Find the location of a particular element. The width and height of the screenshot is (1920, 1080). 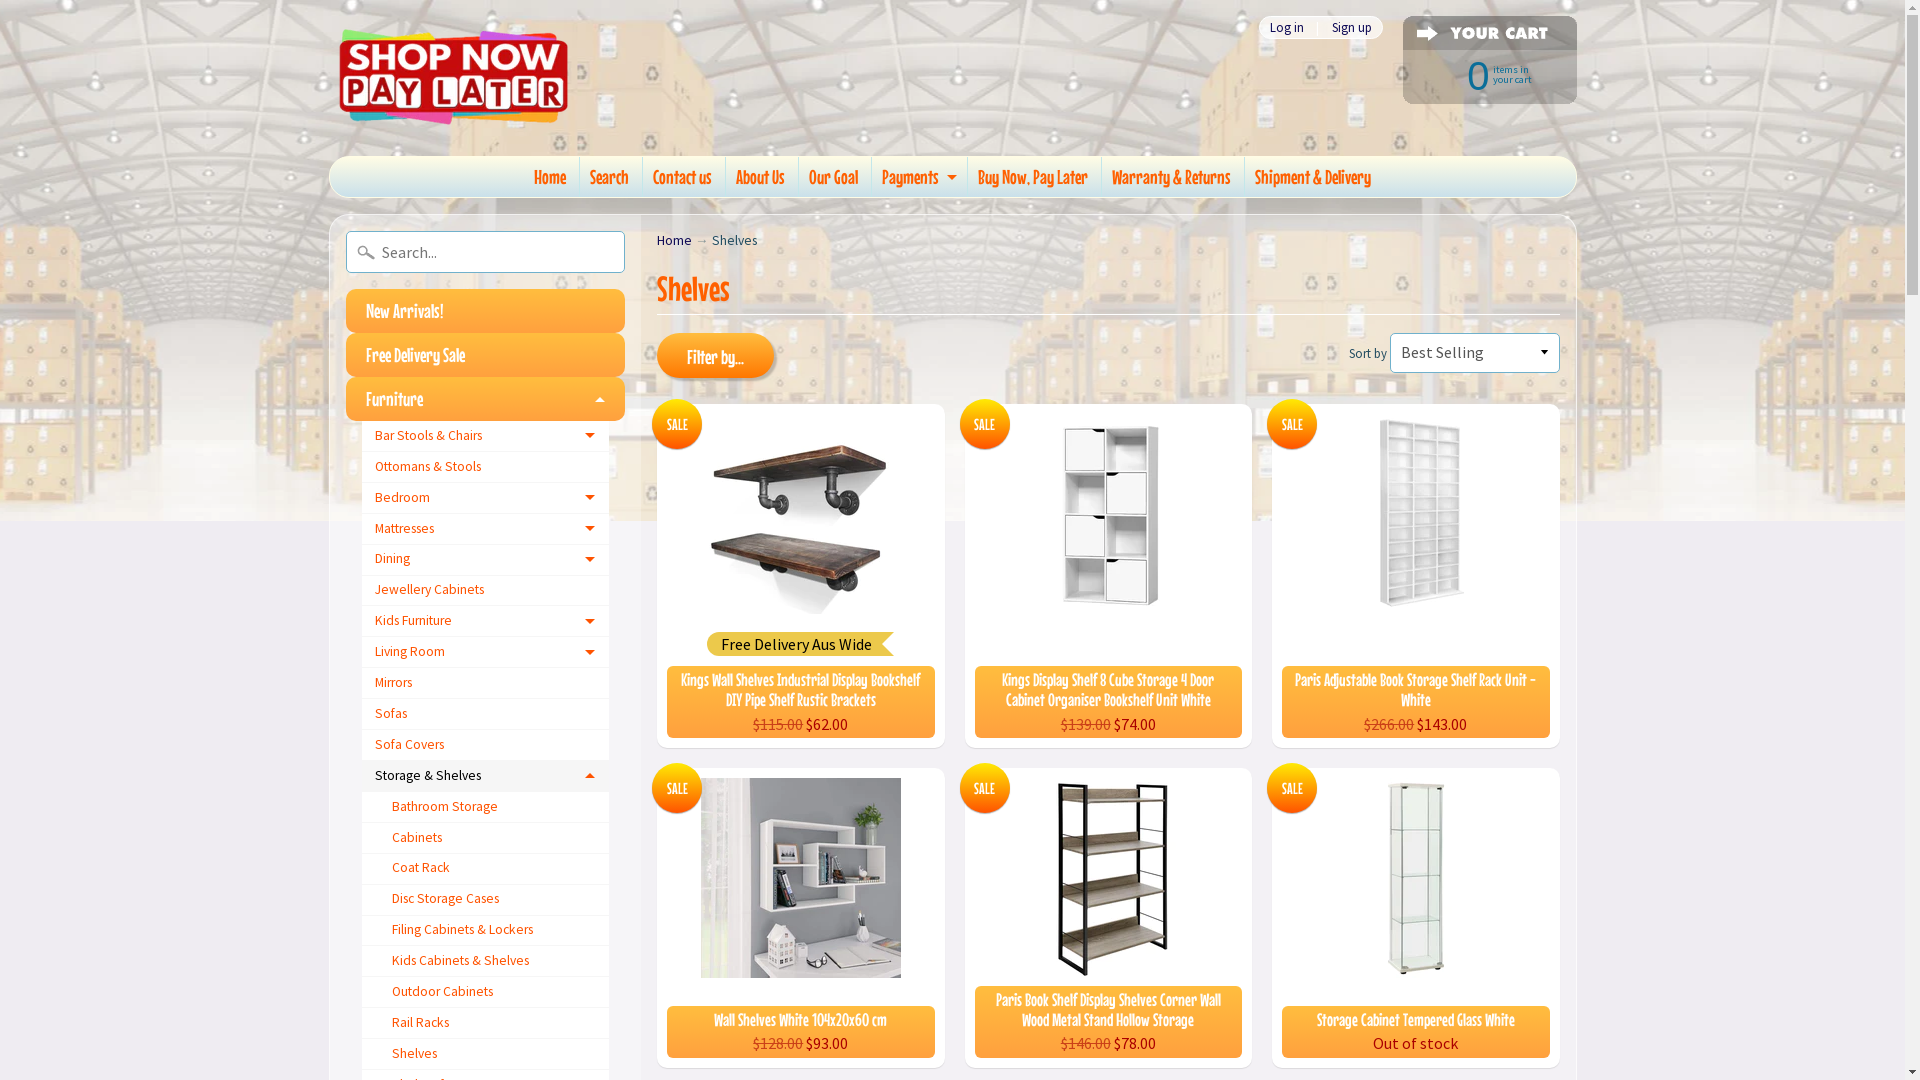

'Furniture' is located at coordinates (485, 398).